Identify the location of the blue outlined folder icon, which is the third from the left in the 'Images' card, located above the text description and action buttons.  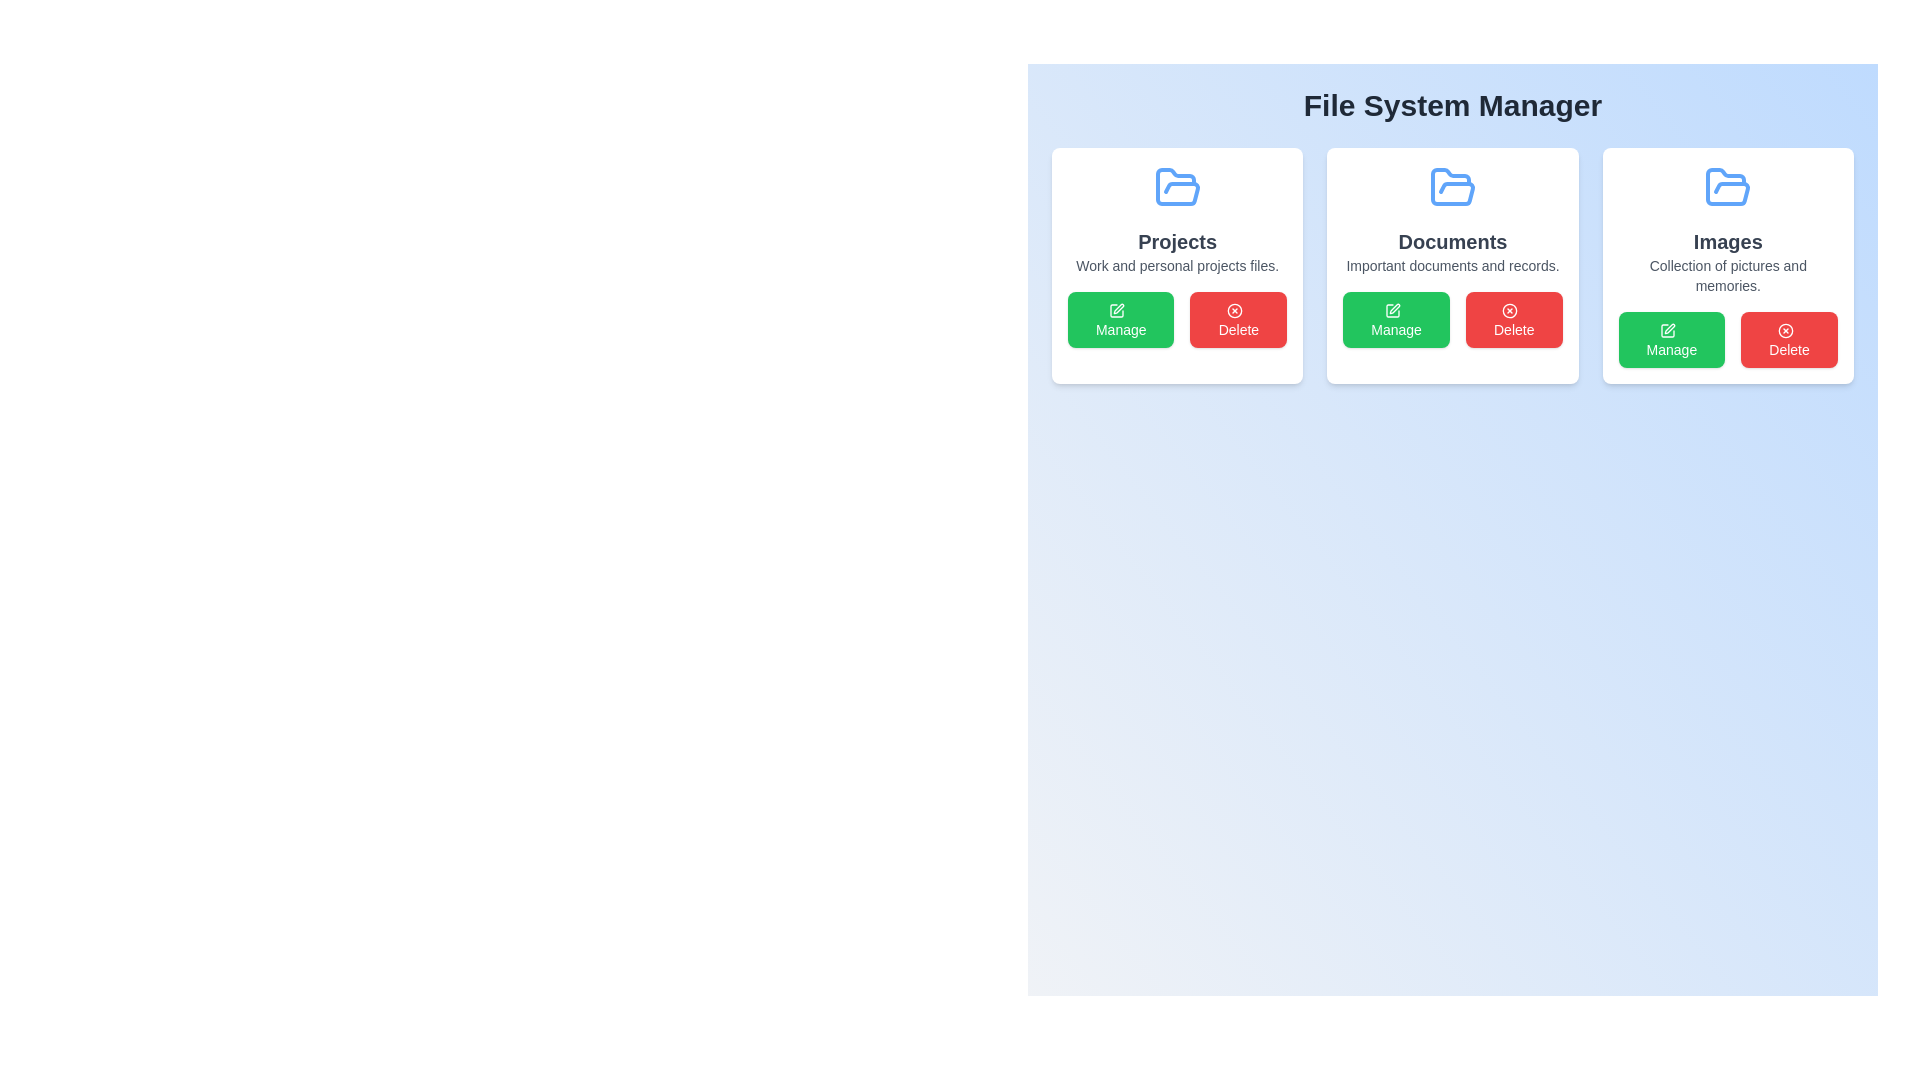
(1727, 186).